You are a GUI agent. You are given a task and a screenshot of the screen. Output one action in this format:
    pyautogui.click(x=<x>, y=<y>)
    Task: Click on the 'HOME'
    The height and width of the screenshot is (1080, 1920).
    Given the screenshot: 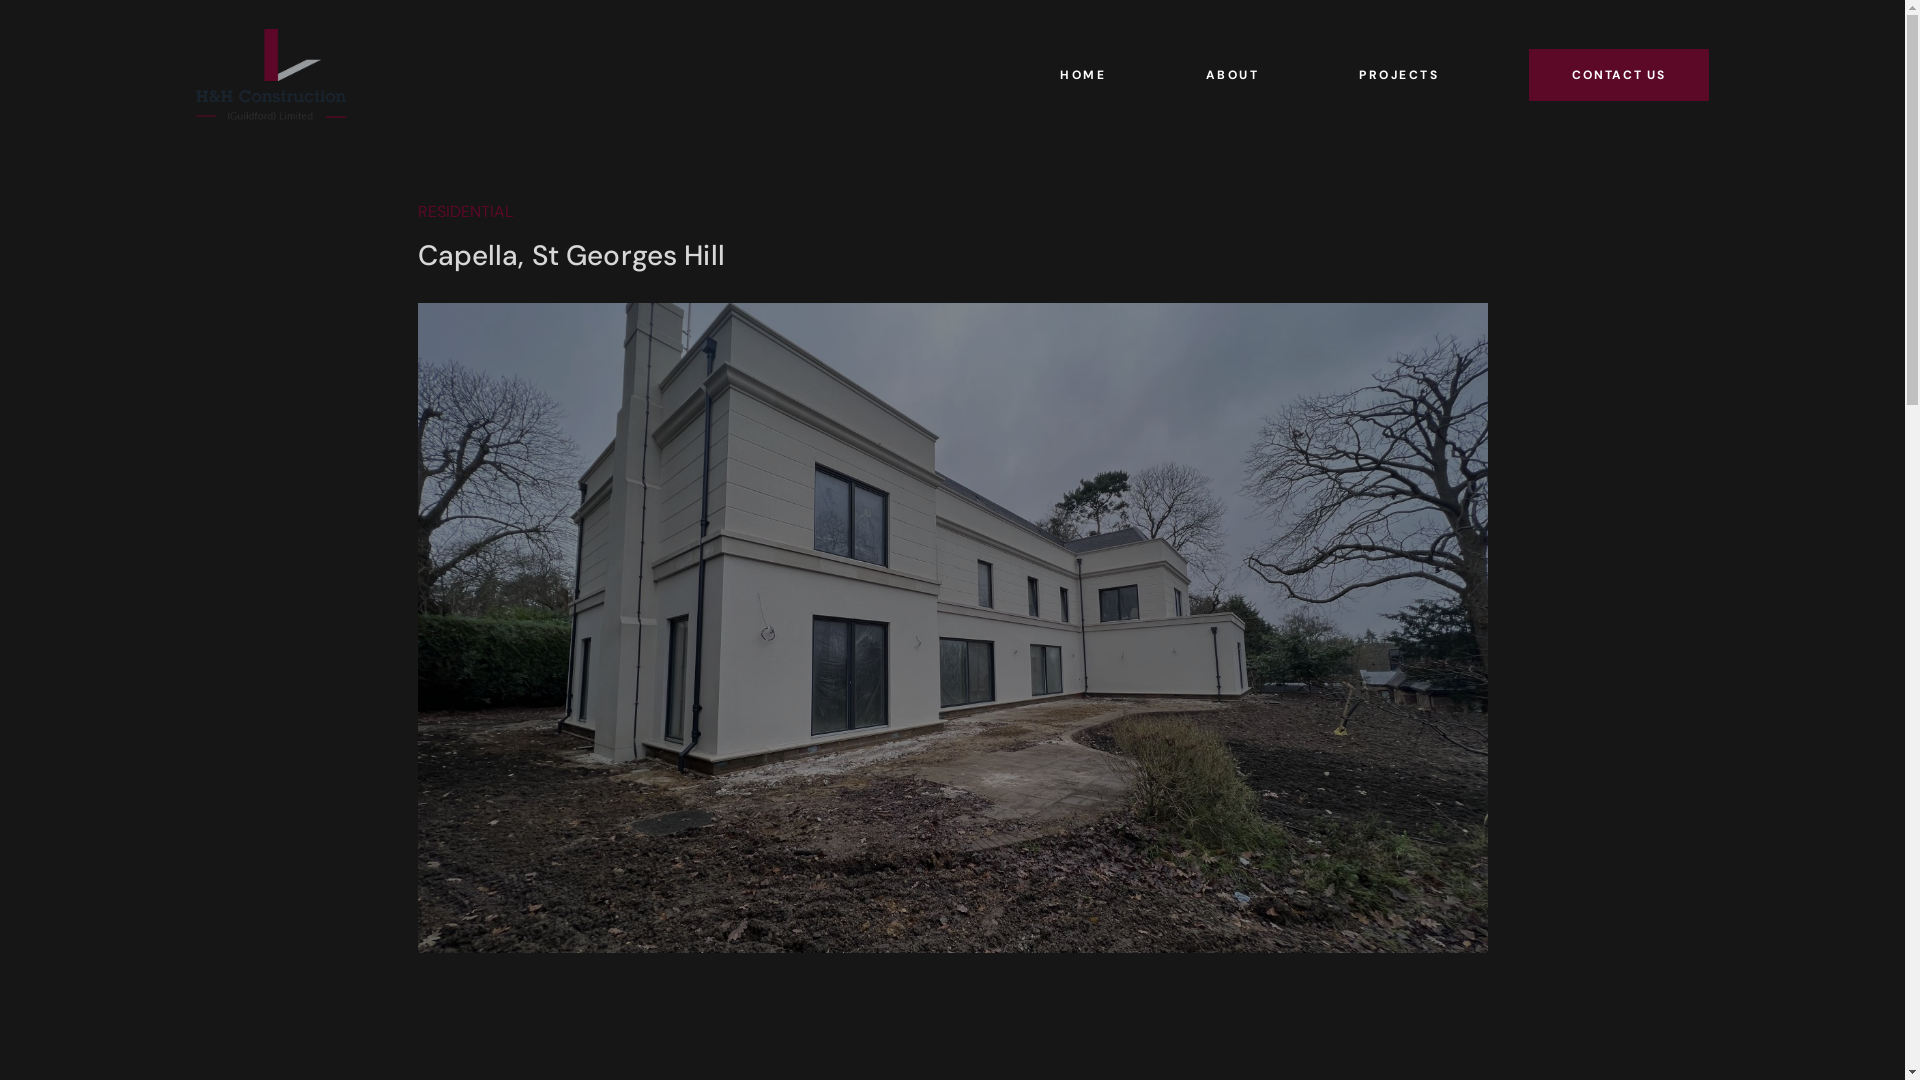 What is the action you would take?
    pyautogui.click(x=1059, y=73)
    